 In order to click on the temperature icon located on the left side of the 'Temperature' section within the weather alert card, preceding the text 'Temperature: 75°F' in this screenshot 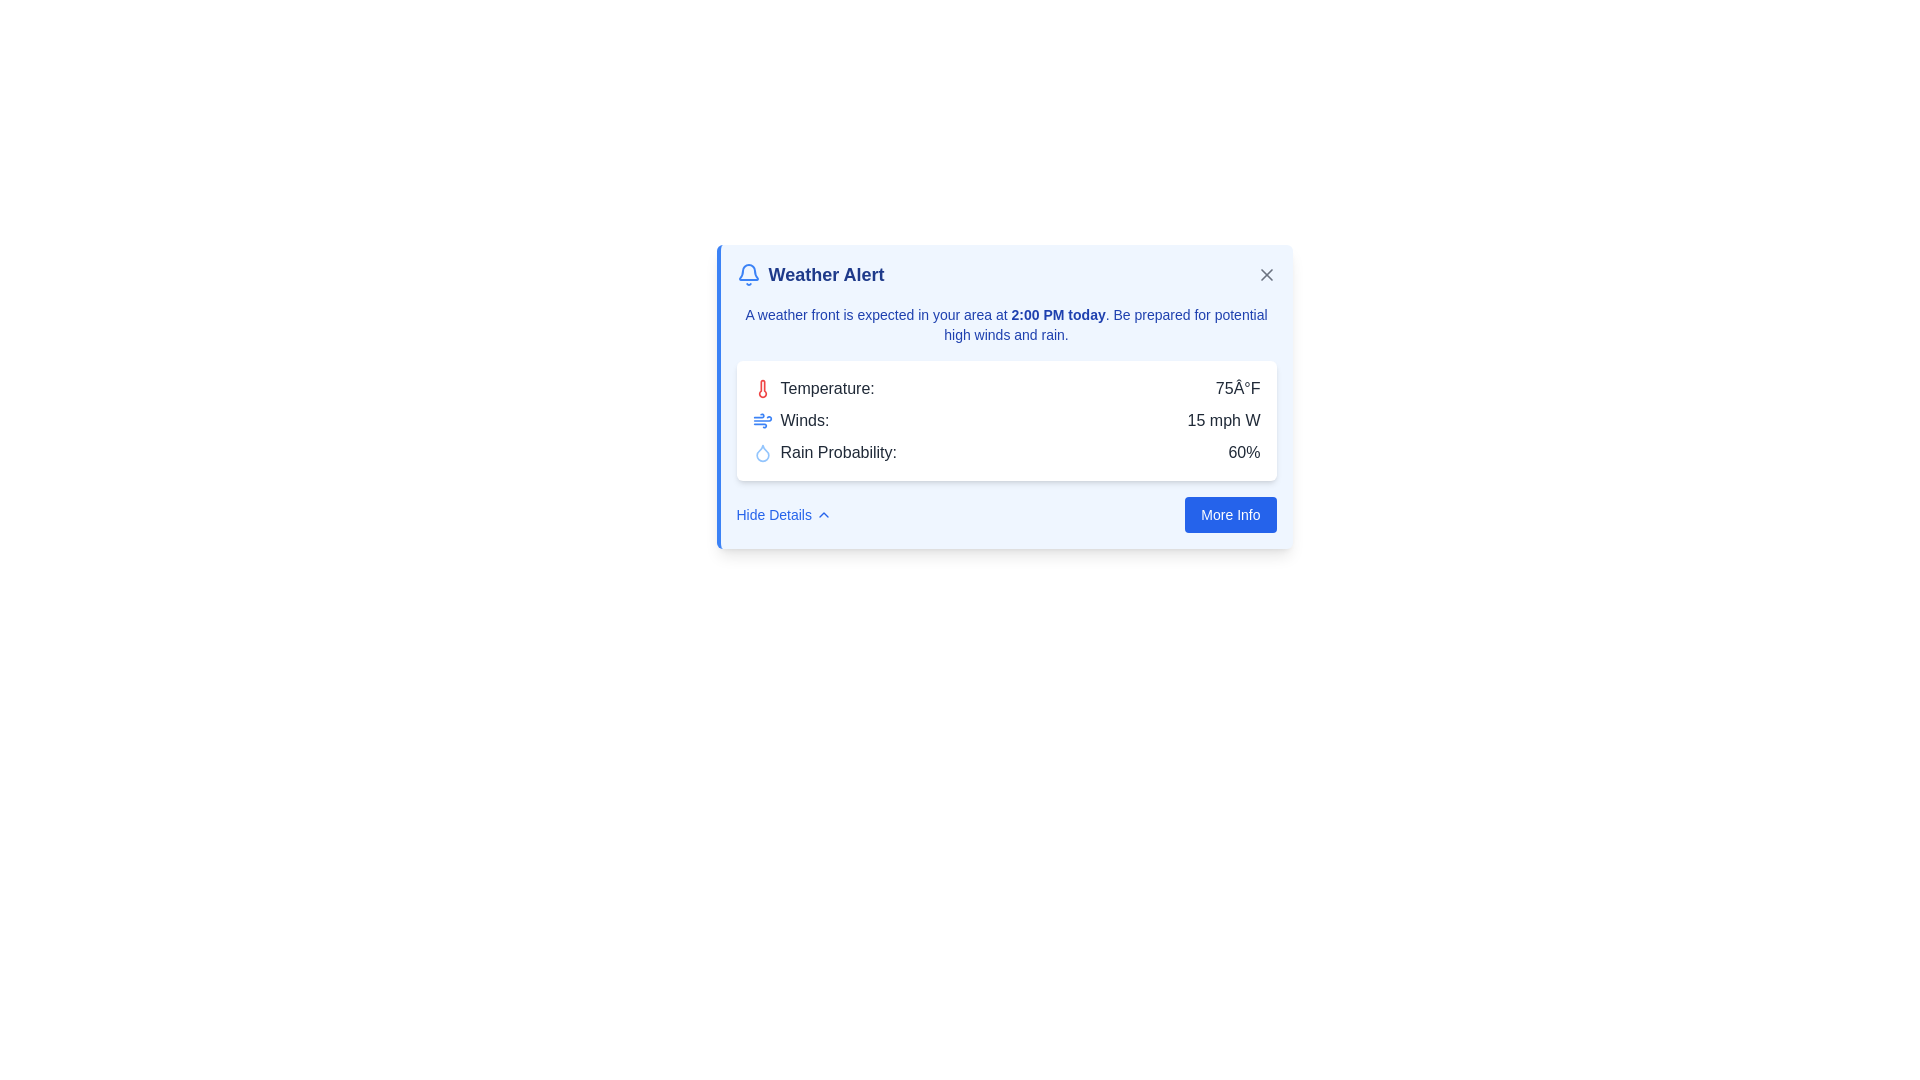, I will do `click(761, 389)`.